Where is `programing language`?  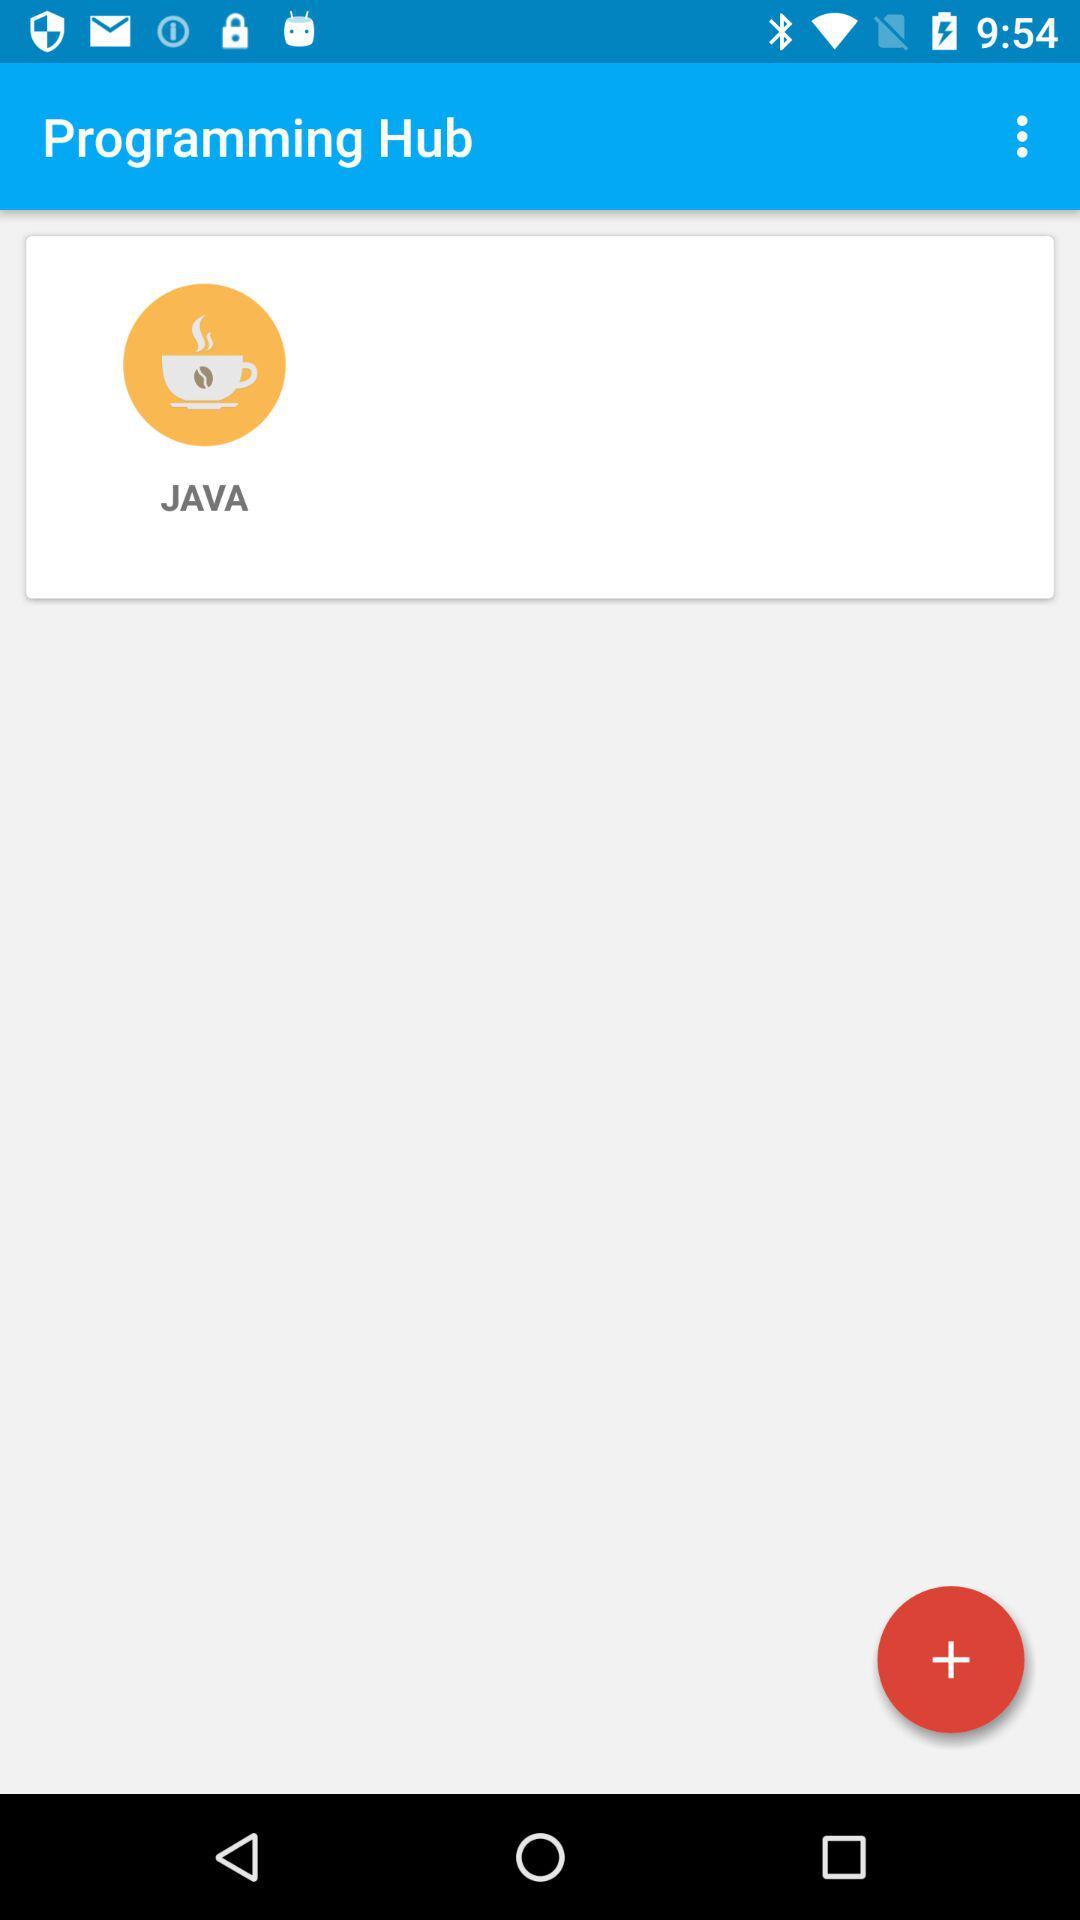 programing language is located at coordinates (950, 1659).